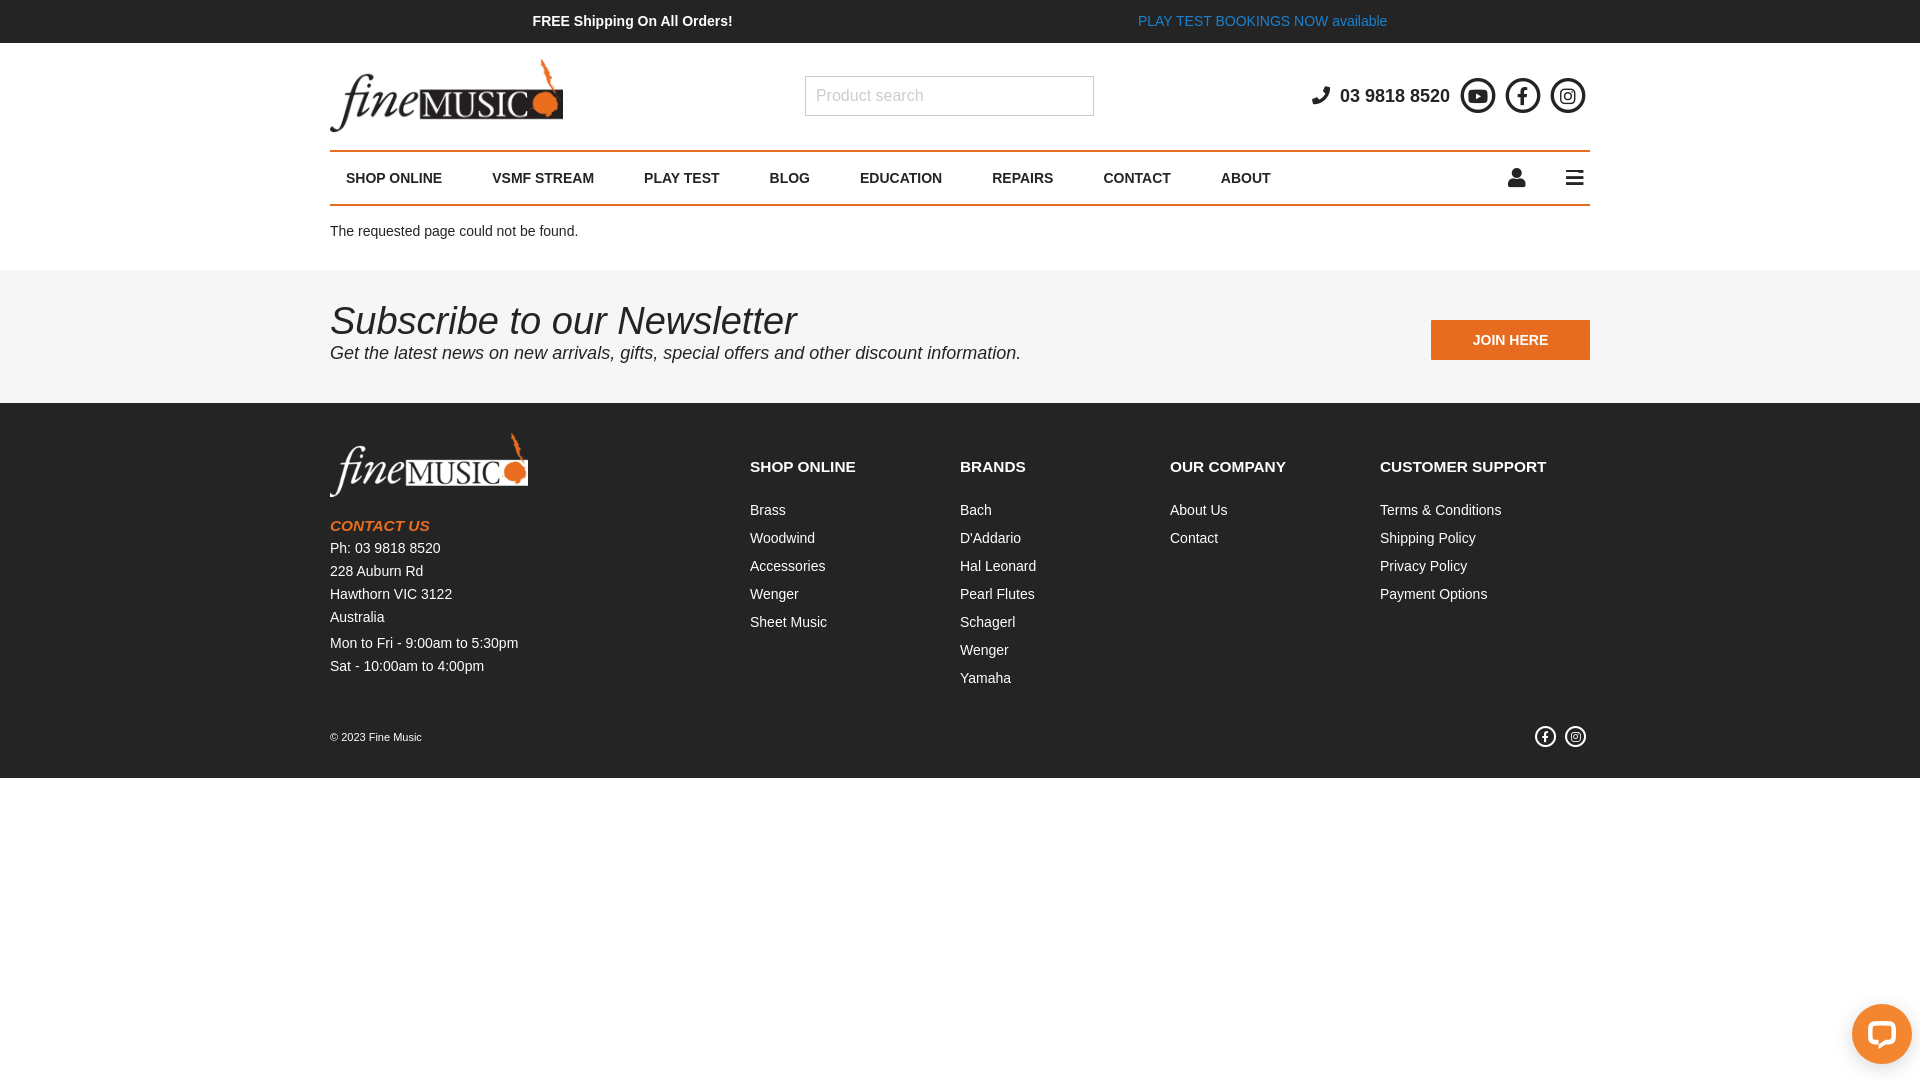 Image resolution: width=1920 pixels, height=1080 pixels. Describe the element at coordinates (767, 508) in the screenshot. I see `'Brass'` at that location.